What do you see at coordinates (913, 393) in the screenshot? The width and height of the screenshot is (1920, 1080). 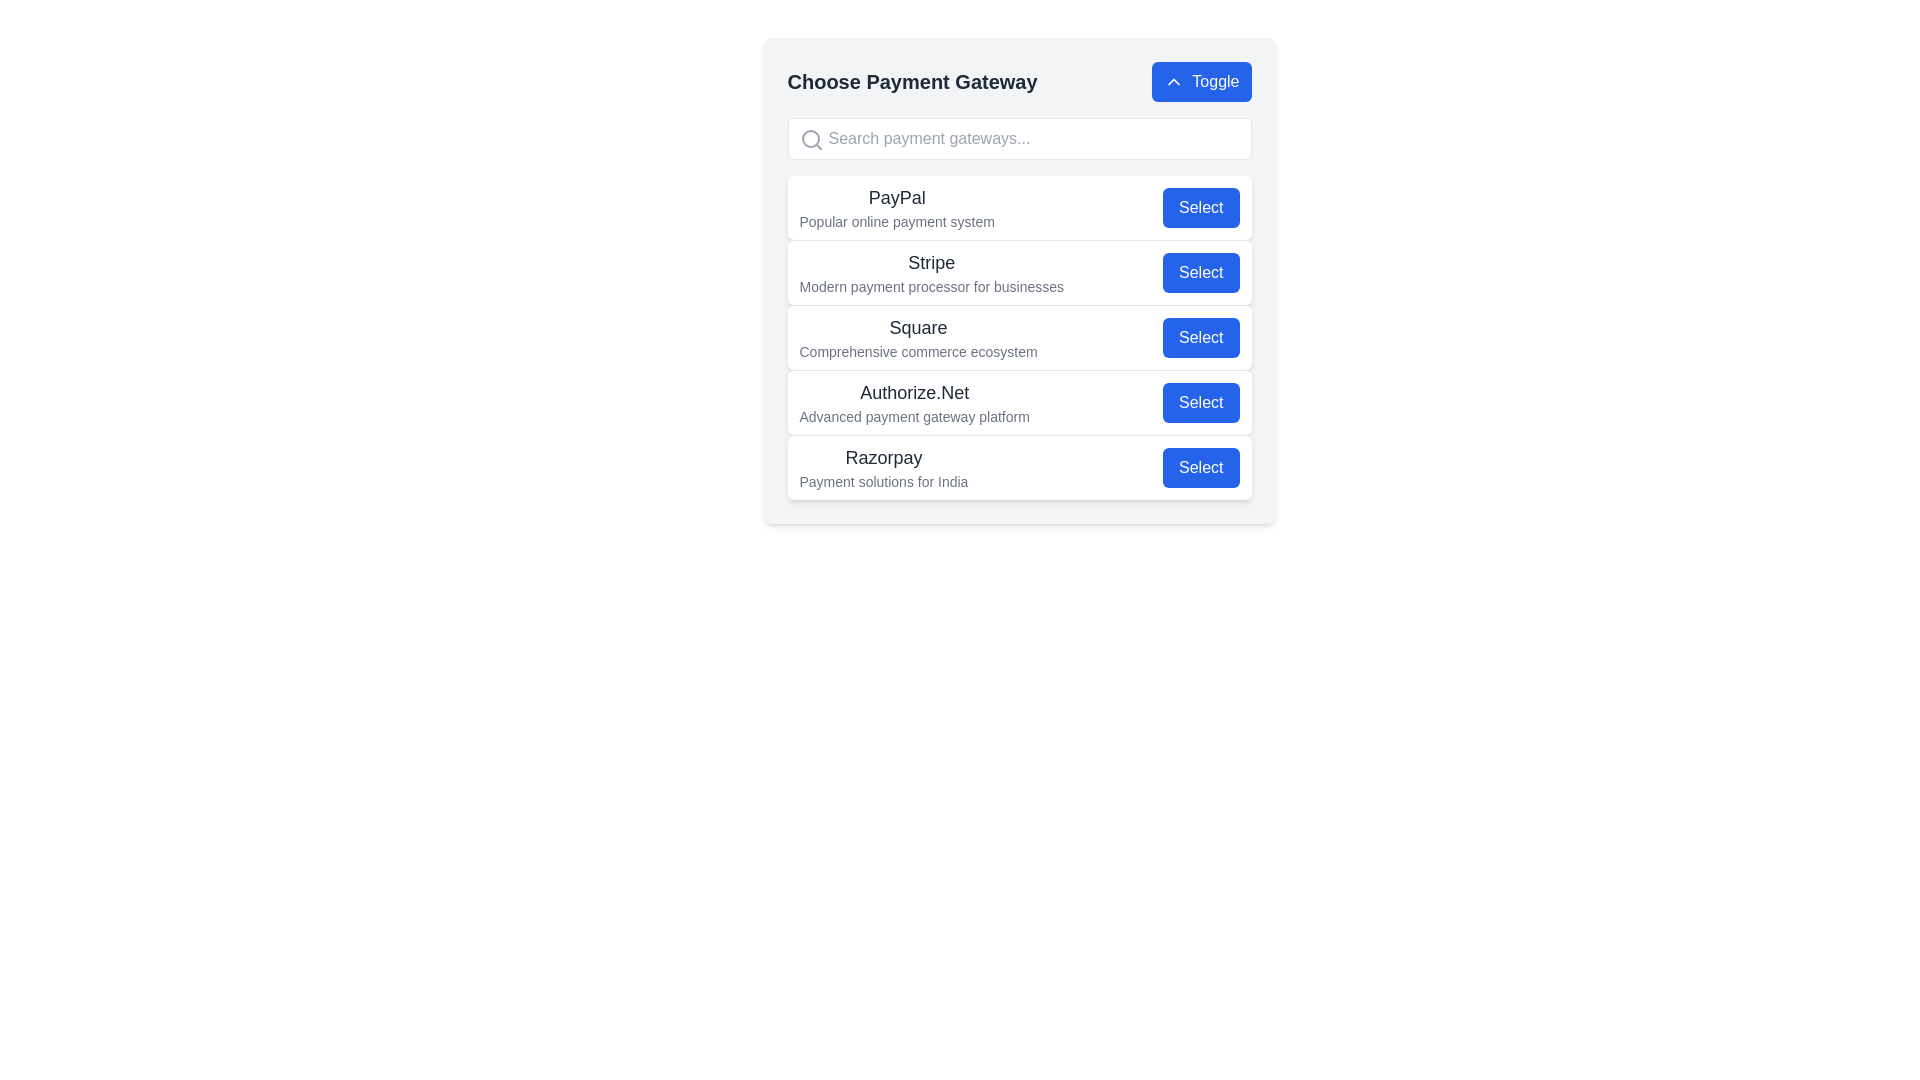 I see `the 'Authorize.Net' label displaying the payment gateway name for user identification and selection` at bounding box center [913, 393].